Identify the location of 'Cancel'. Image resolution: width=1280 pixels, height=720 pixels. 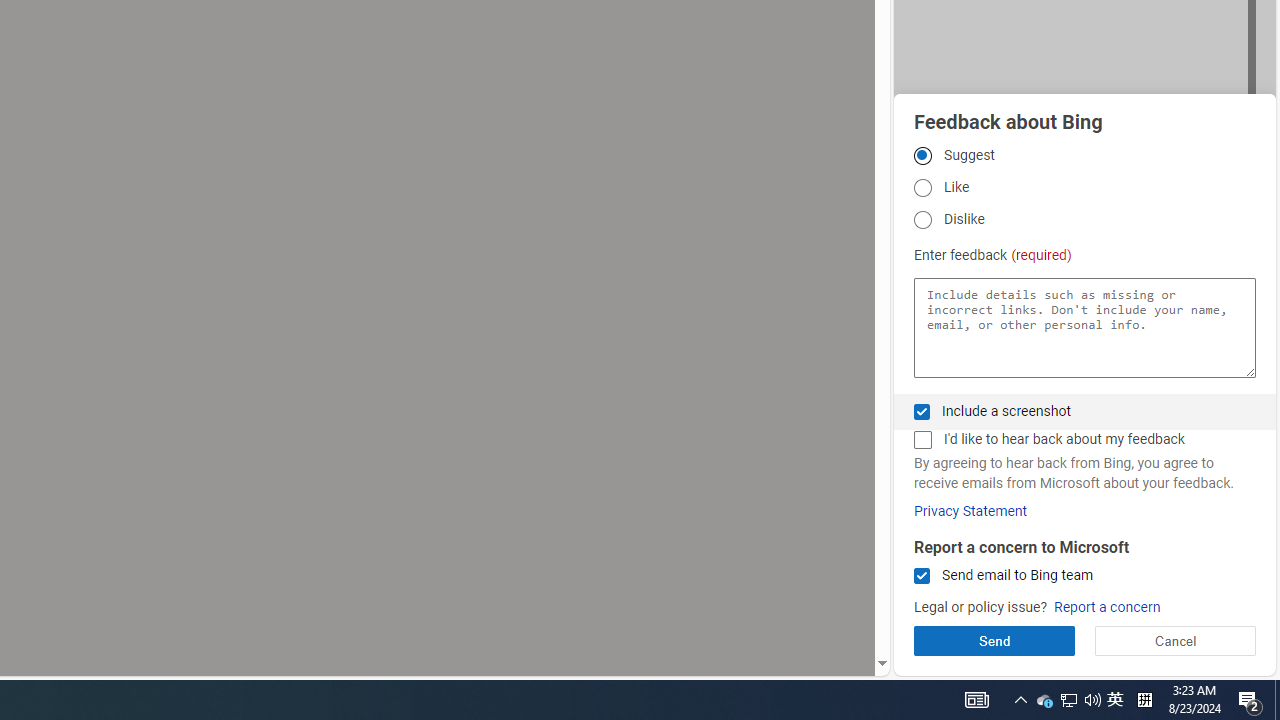
(1175, 640).